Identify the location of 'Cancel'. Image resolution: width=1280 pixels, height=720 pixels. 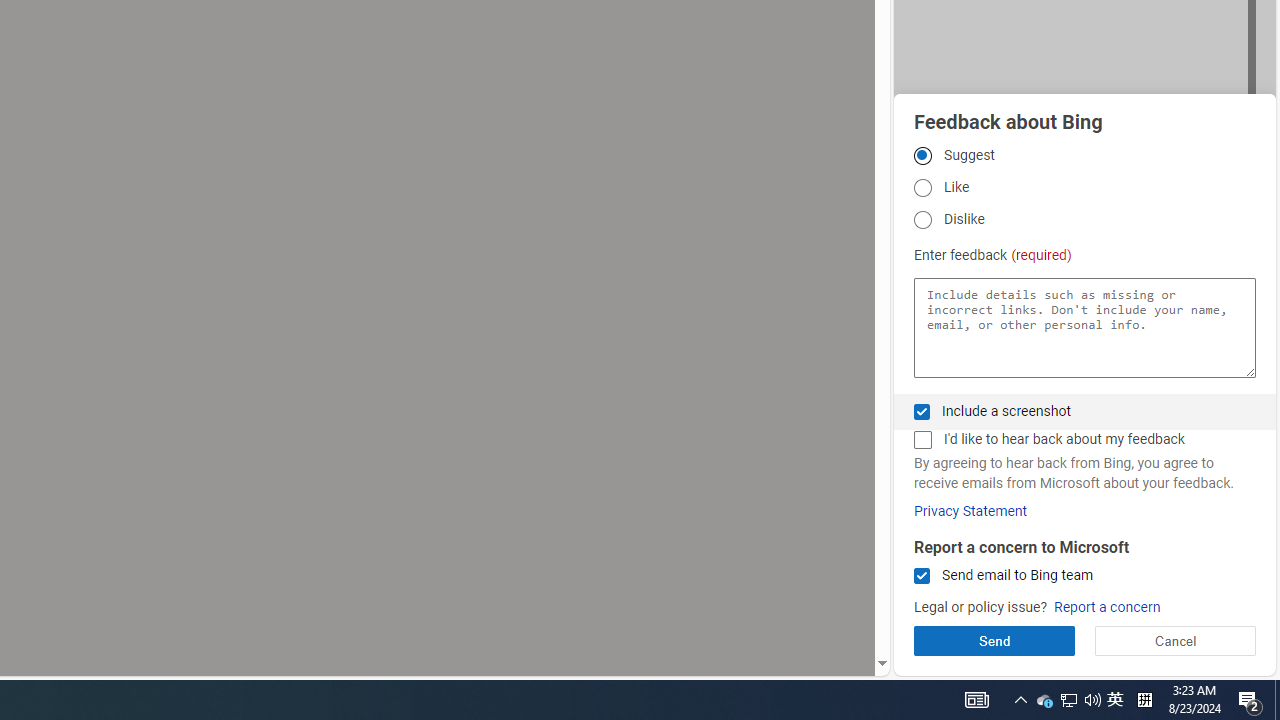
(1175, 640).